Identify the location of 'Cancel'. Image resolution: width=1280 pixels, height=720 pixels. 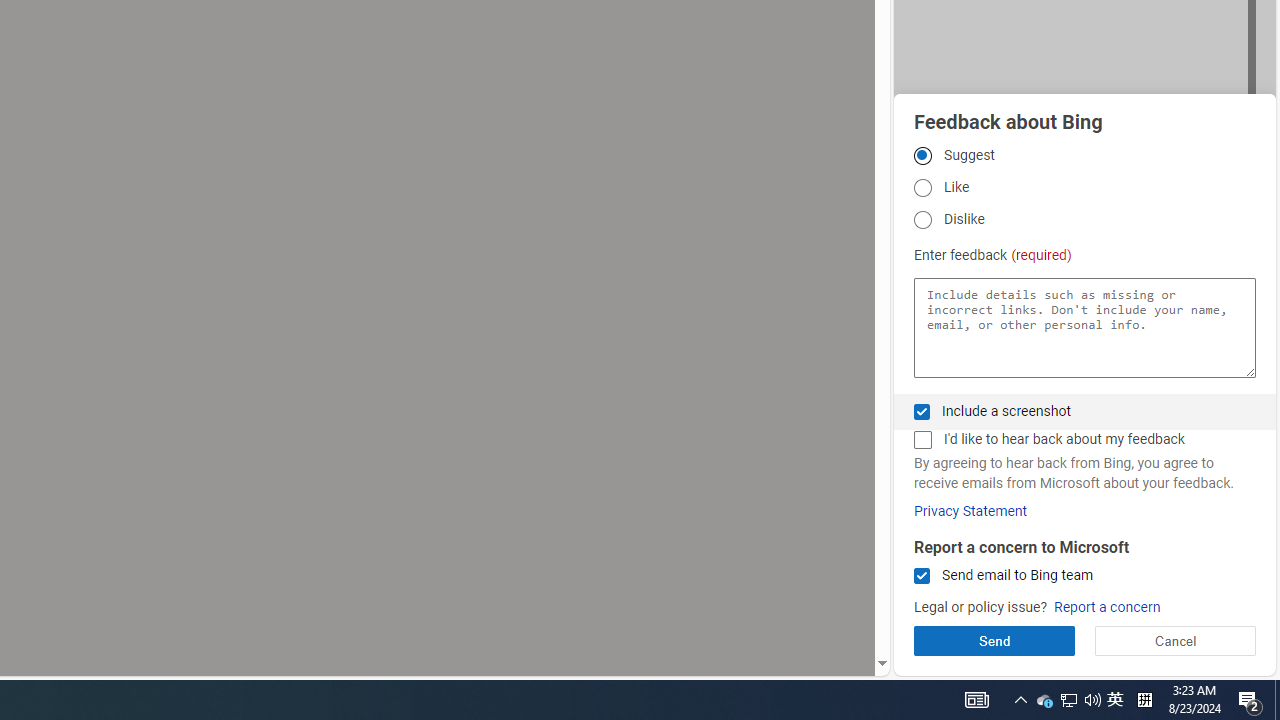
(1175, 640).